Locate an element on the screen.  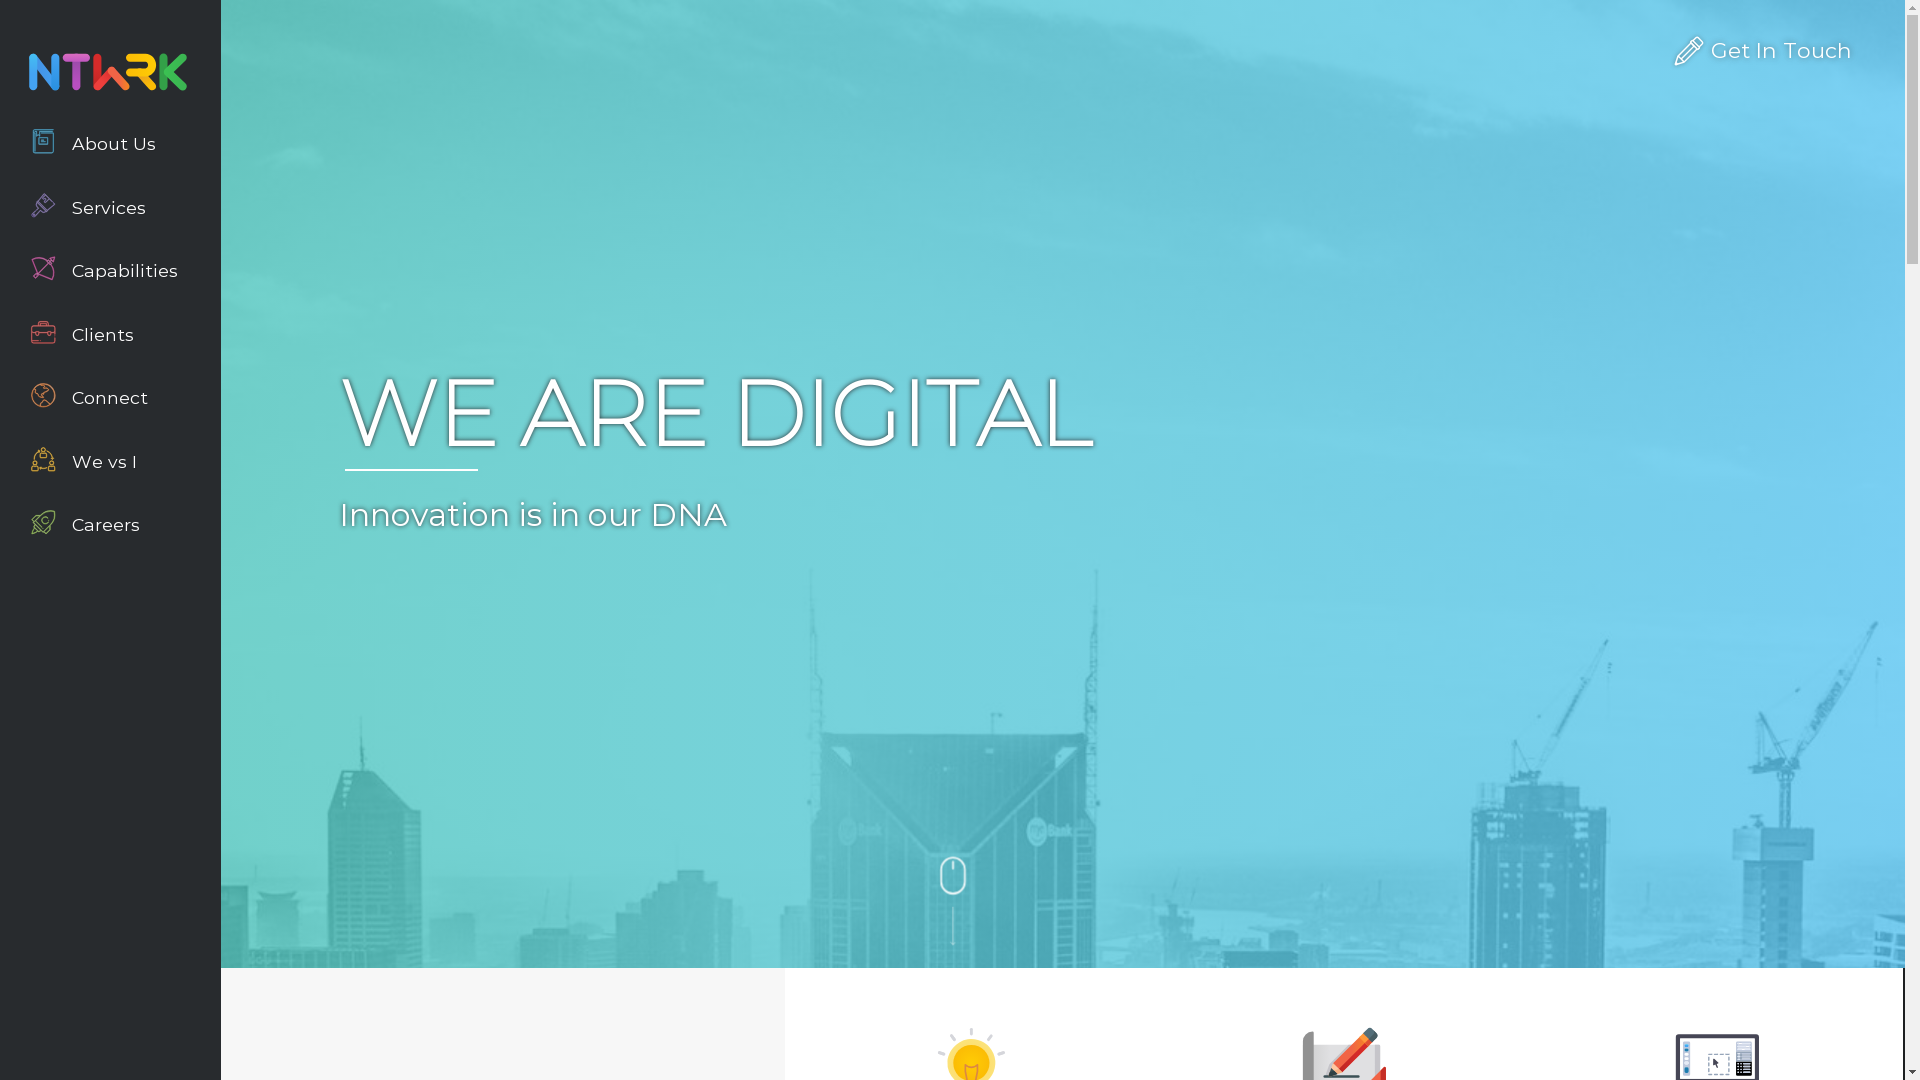
'We vs I' is located at coordinates (109, 461).